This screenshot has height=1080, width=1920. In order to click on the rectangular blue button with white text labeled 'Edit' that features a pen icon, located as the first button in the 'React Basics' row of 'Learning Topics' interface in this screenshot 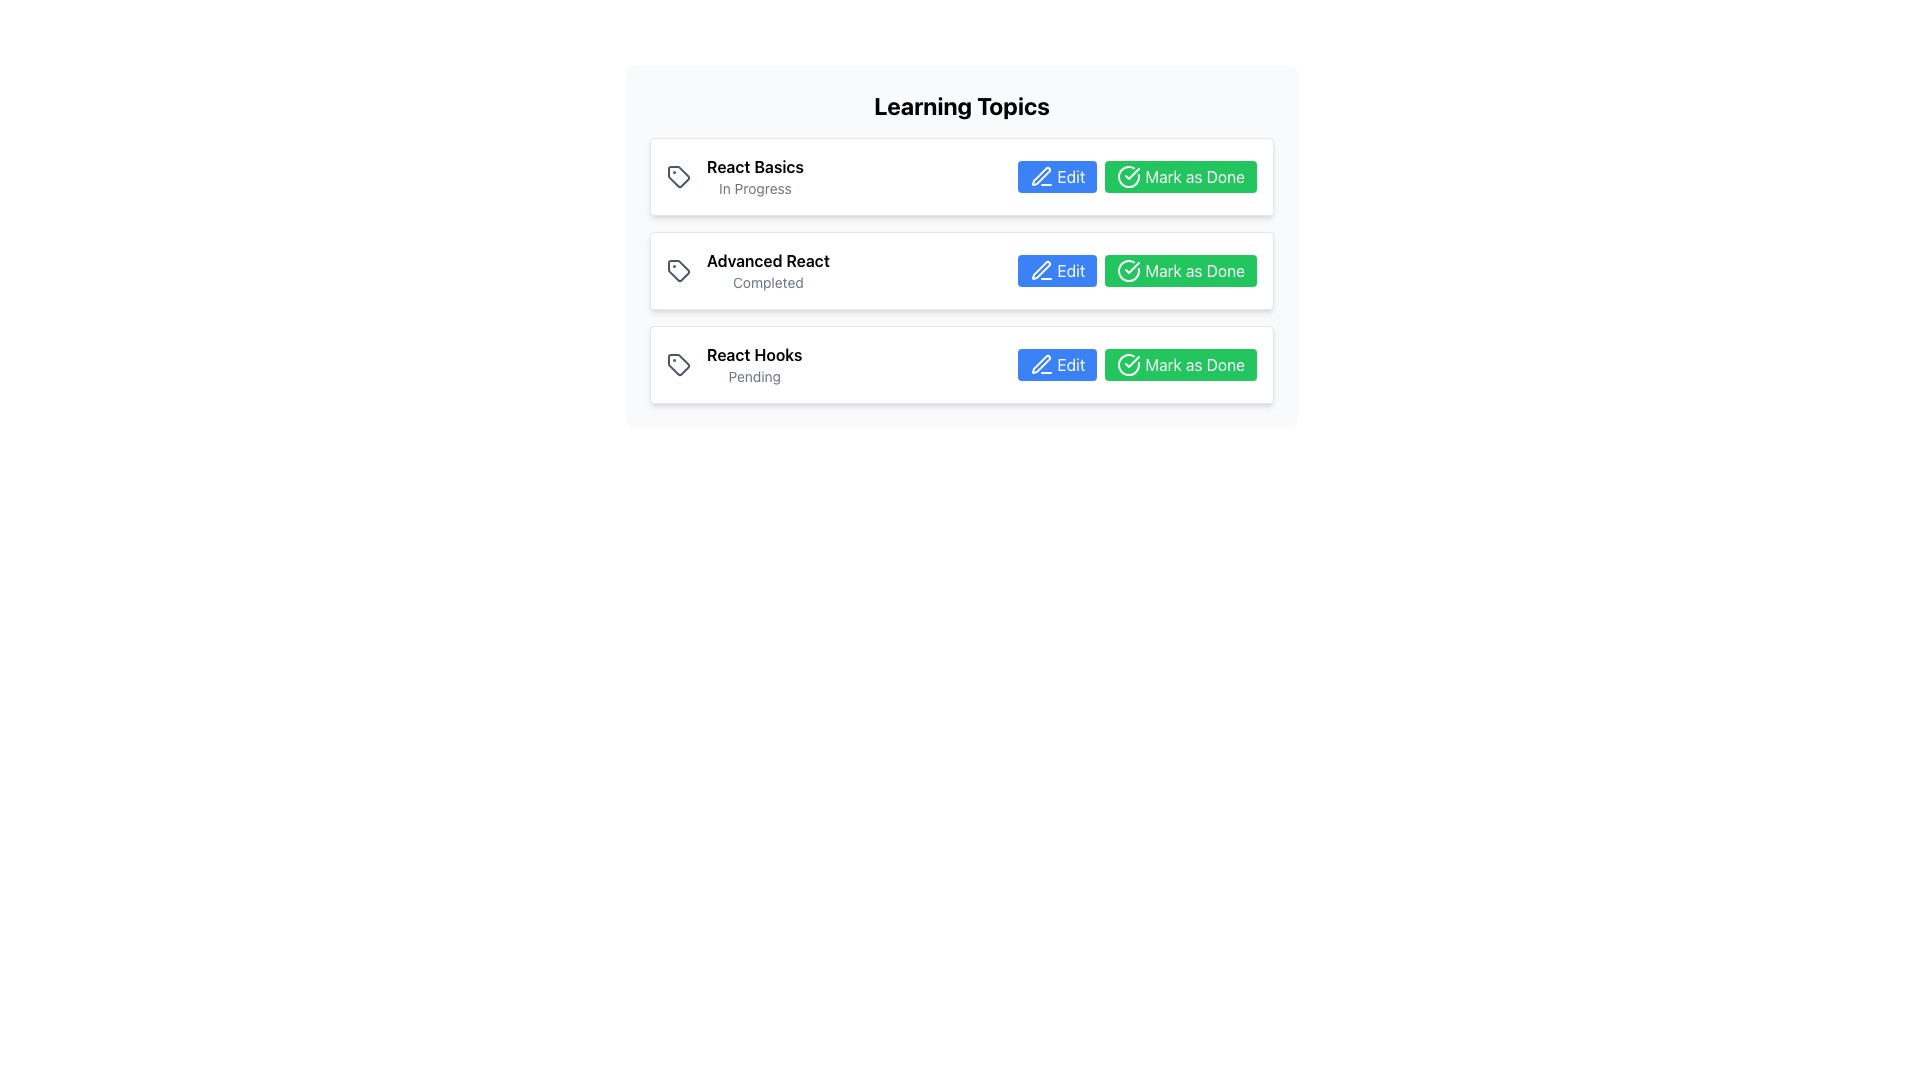, I will do `click(1056, 176)`.